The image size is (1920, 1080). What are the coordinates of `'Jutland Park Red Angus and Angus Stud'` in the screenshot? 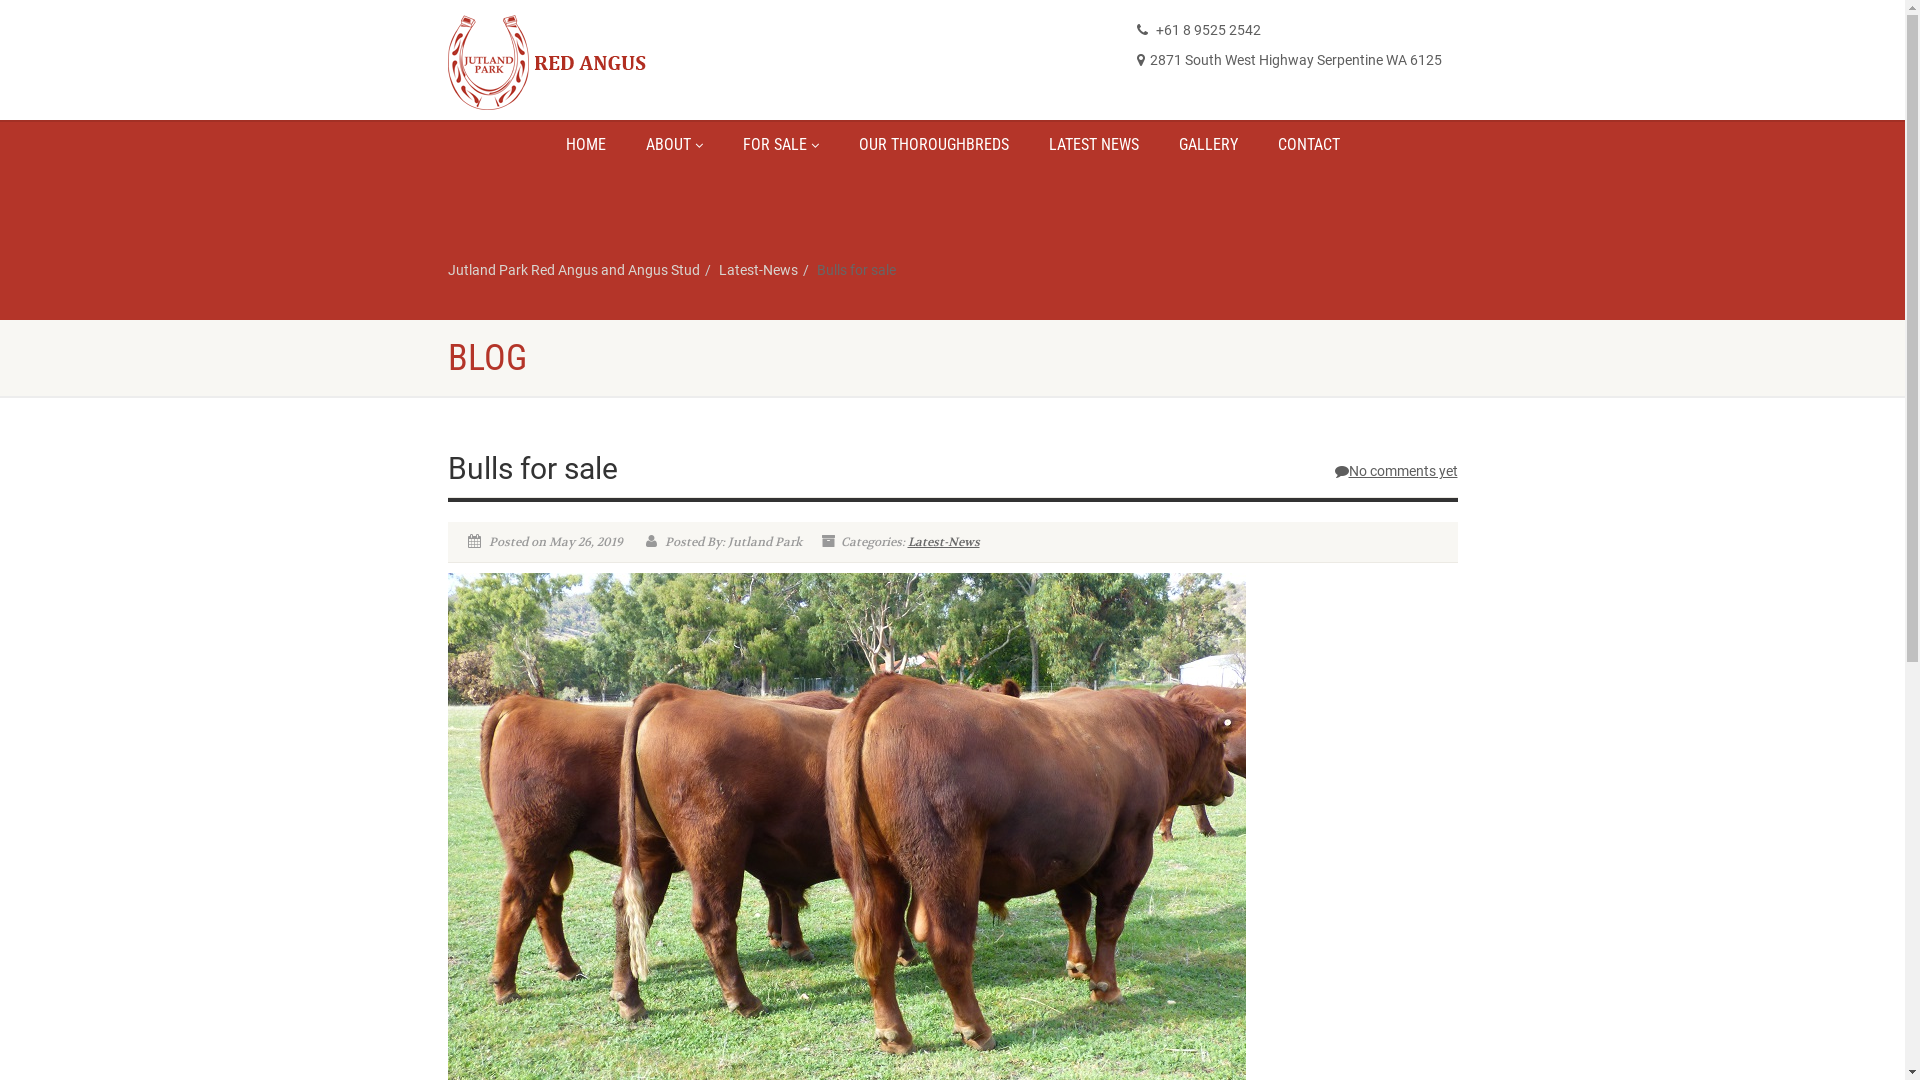 It's located at (573, 270).